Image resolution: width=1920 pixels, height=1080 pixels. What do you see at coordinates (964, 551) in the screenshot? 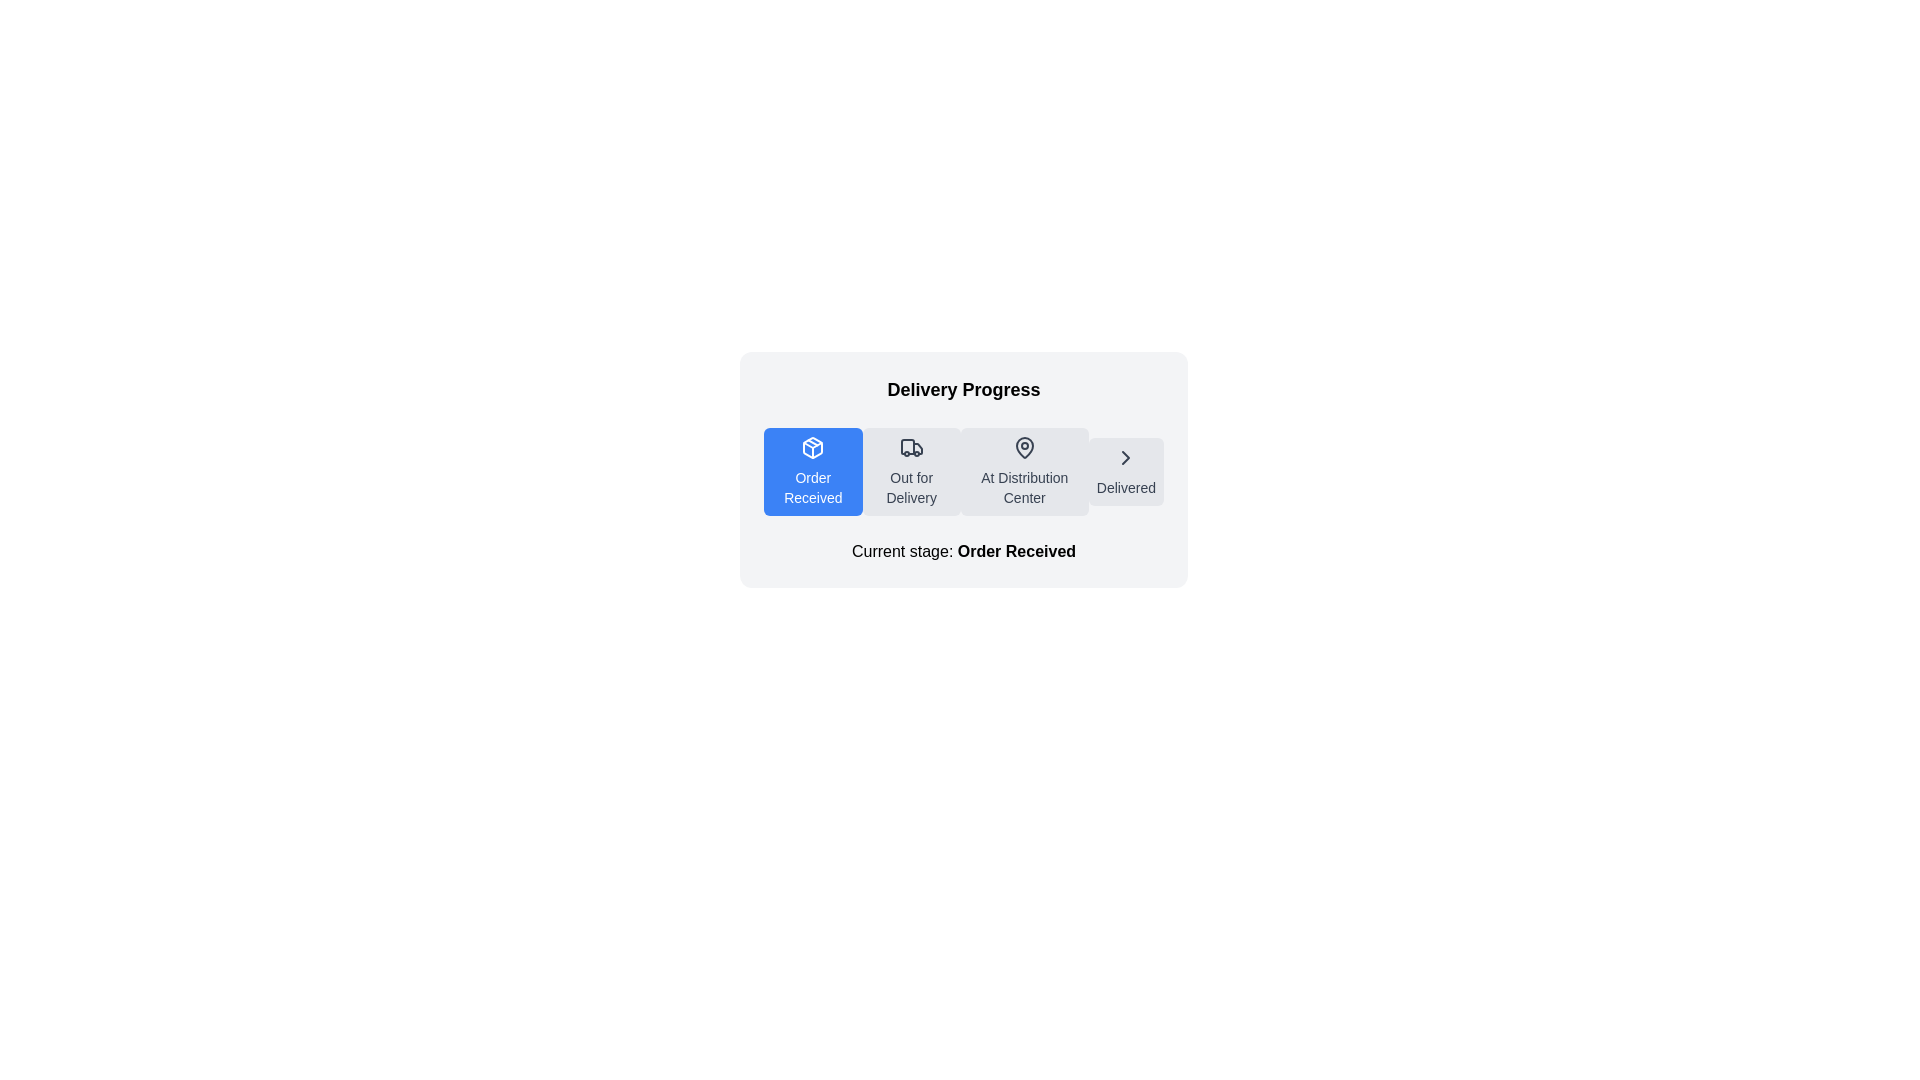
I see `text displayed in the centered text component labeled 'Current stage: Order Received', located at the bottom of the delivery progress section` at bounding box center [964, 551].